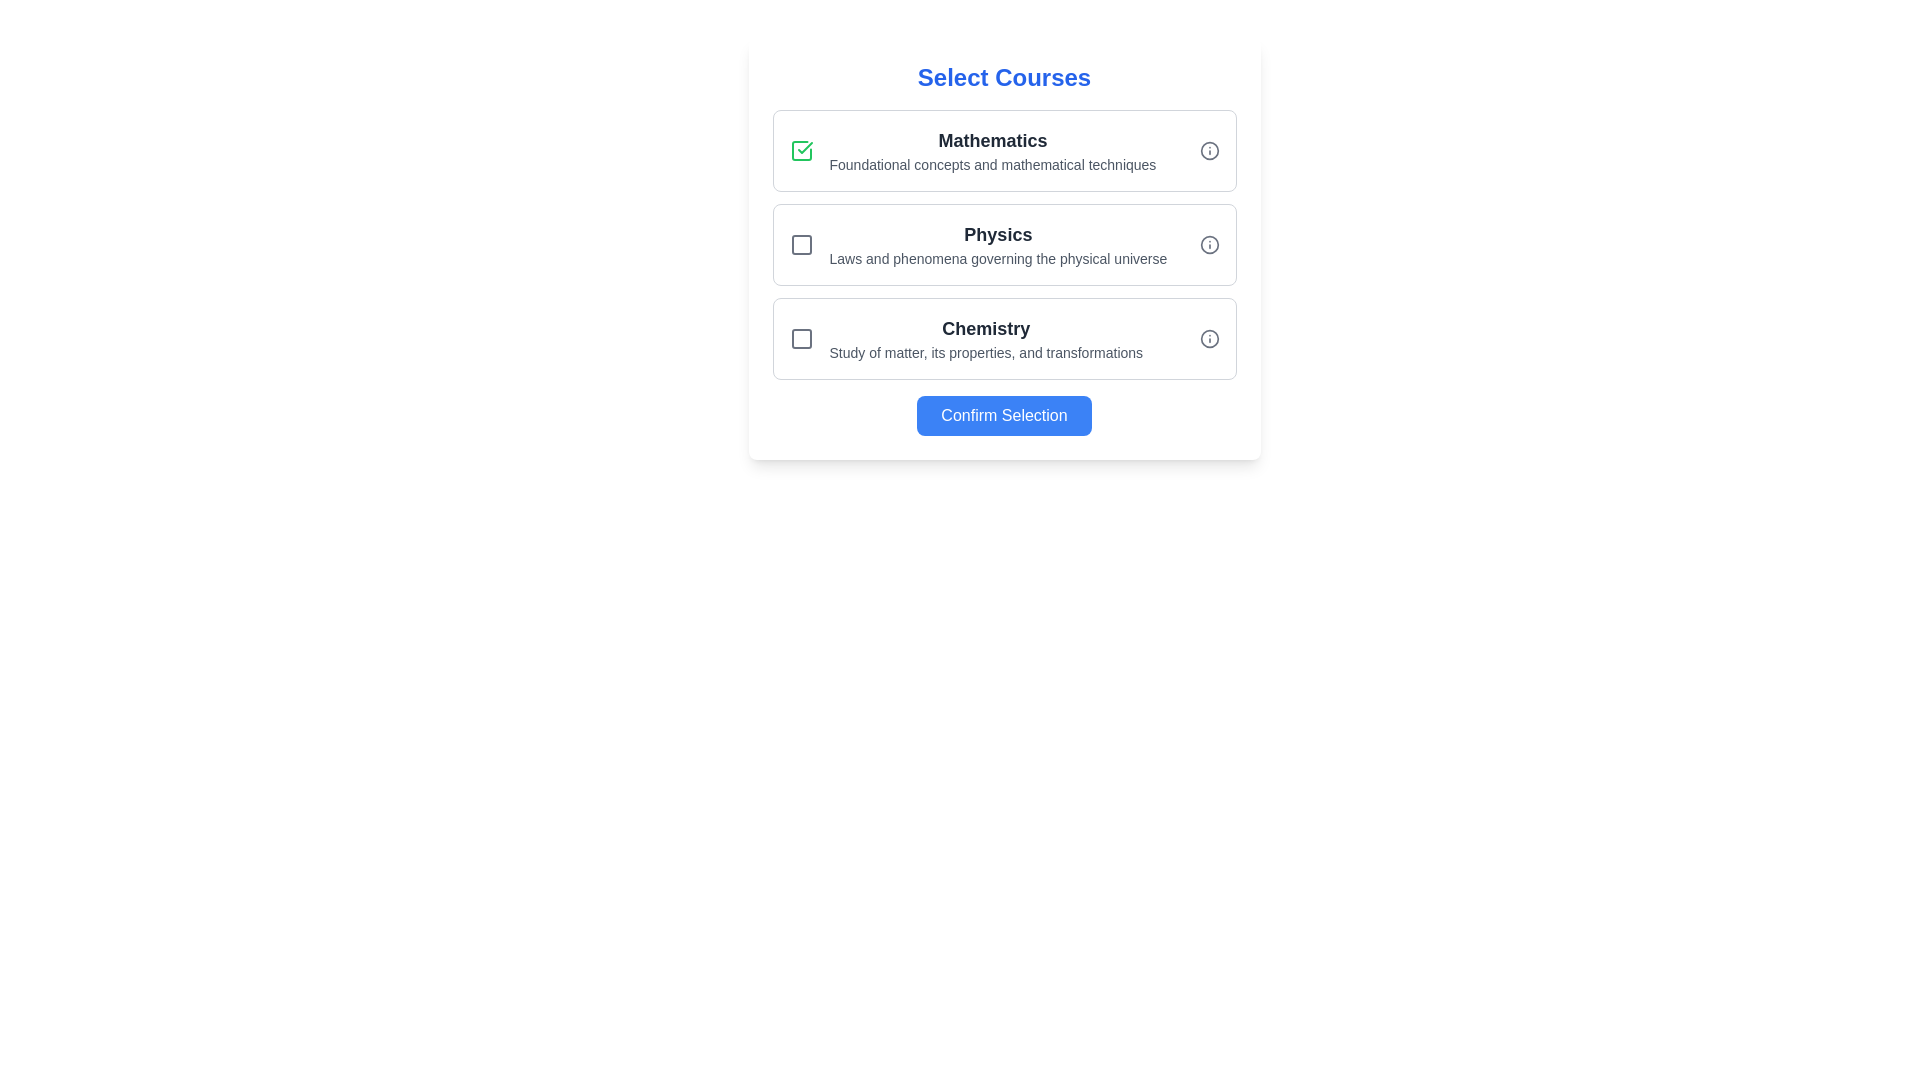  I want to click on the middle section of the vertical stack of interactive course elements, so click(1004, 244).